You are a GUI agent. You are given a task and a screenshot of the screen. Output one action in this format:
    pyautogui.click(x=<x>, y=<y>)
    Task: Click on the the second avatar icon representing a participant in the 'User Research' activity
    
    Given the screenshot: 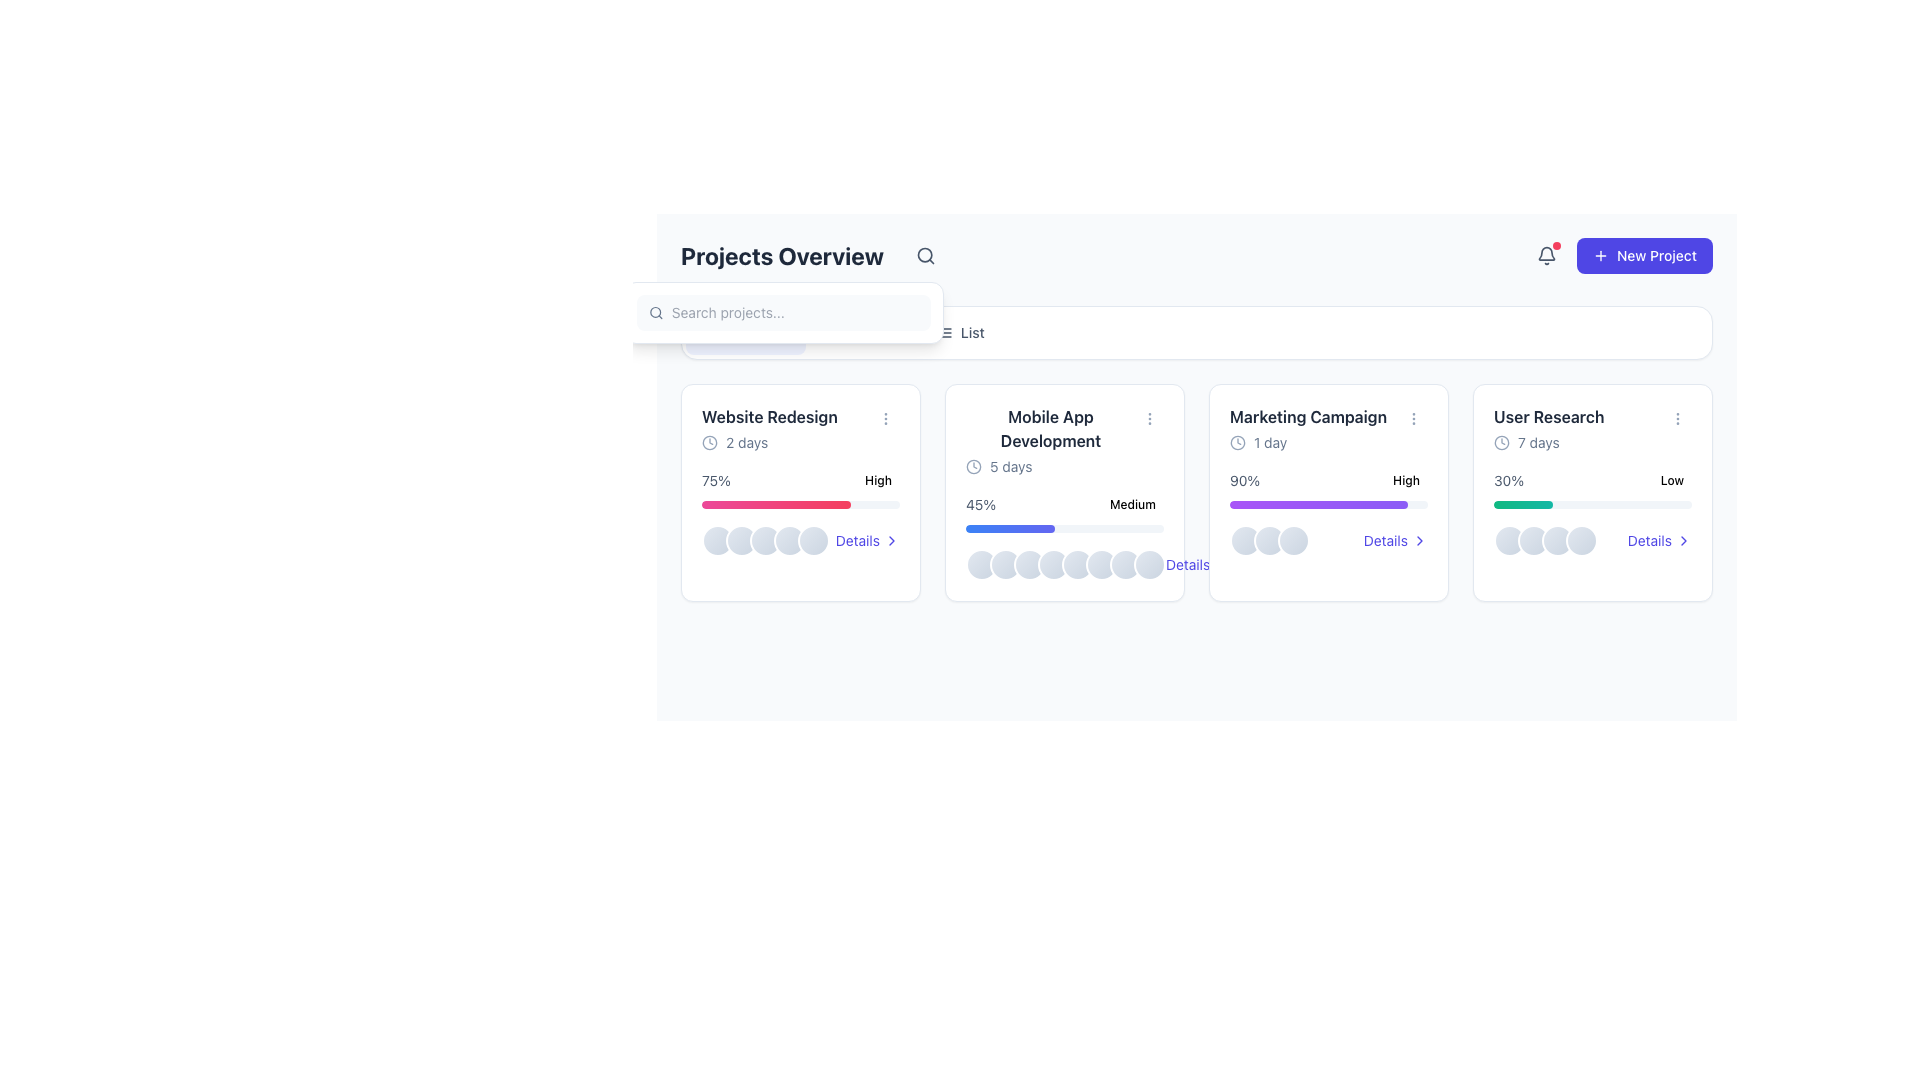 What is the action you would take?
    pyautogui.click(x=1533, y=540)
    